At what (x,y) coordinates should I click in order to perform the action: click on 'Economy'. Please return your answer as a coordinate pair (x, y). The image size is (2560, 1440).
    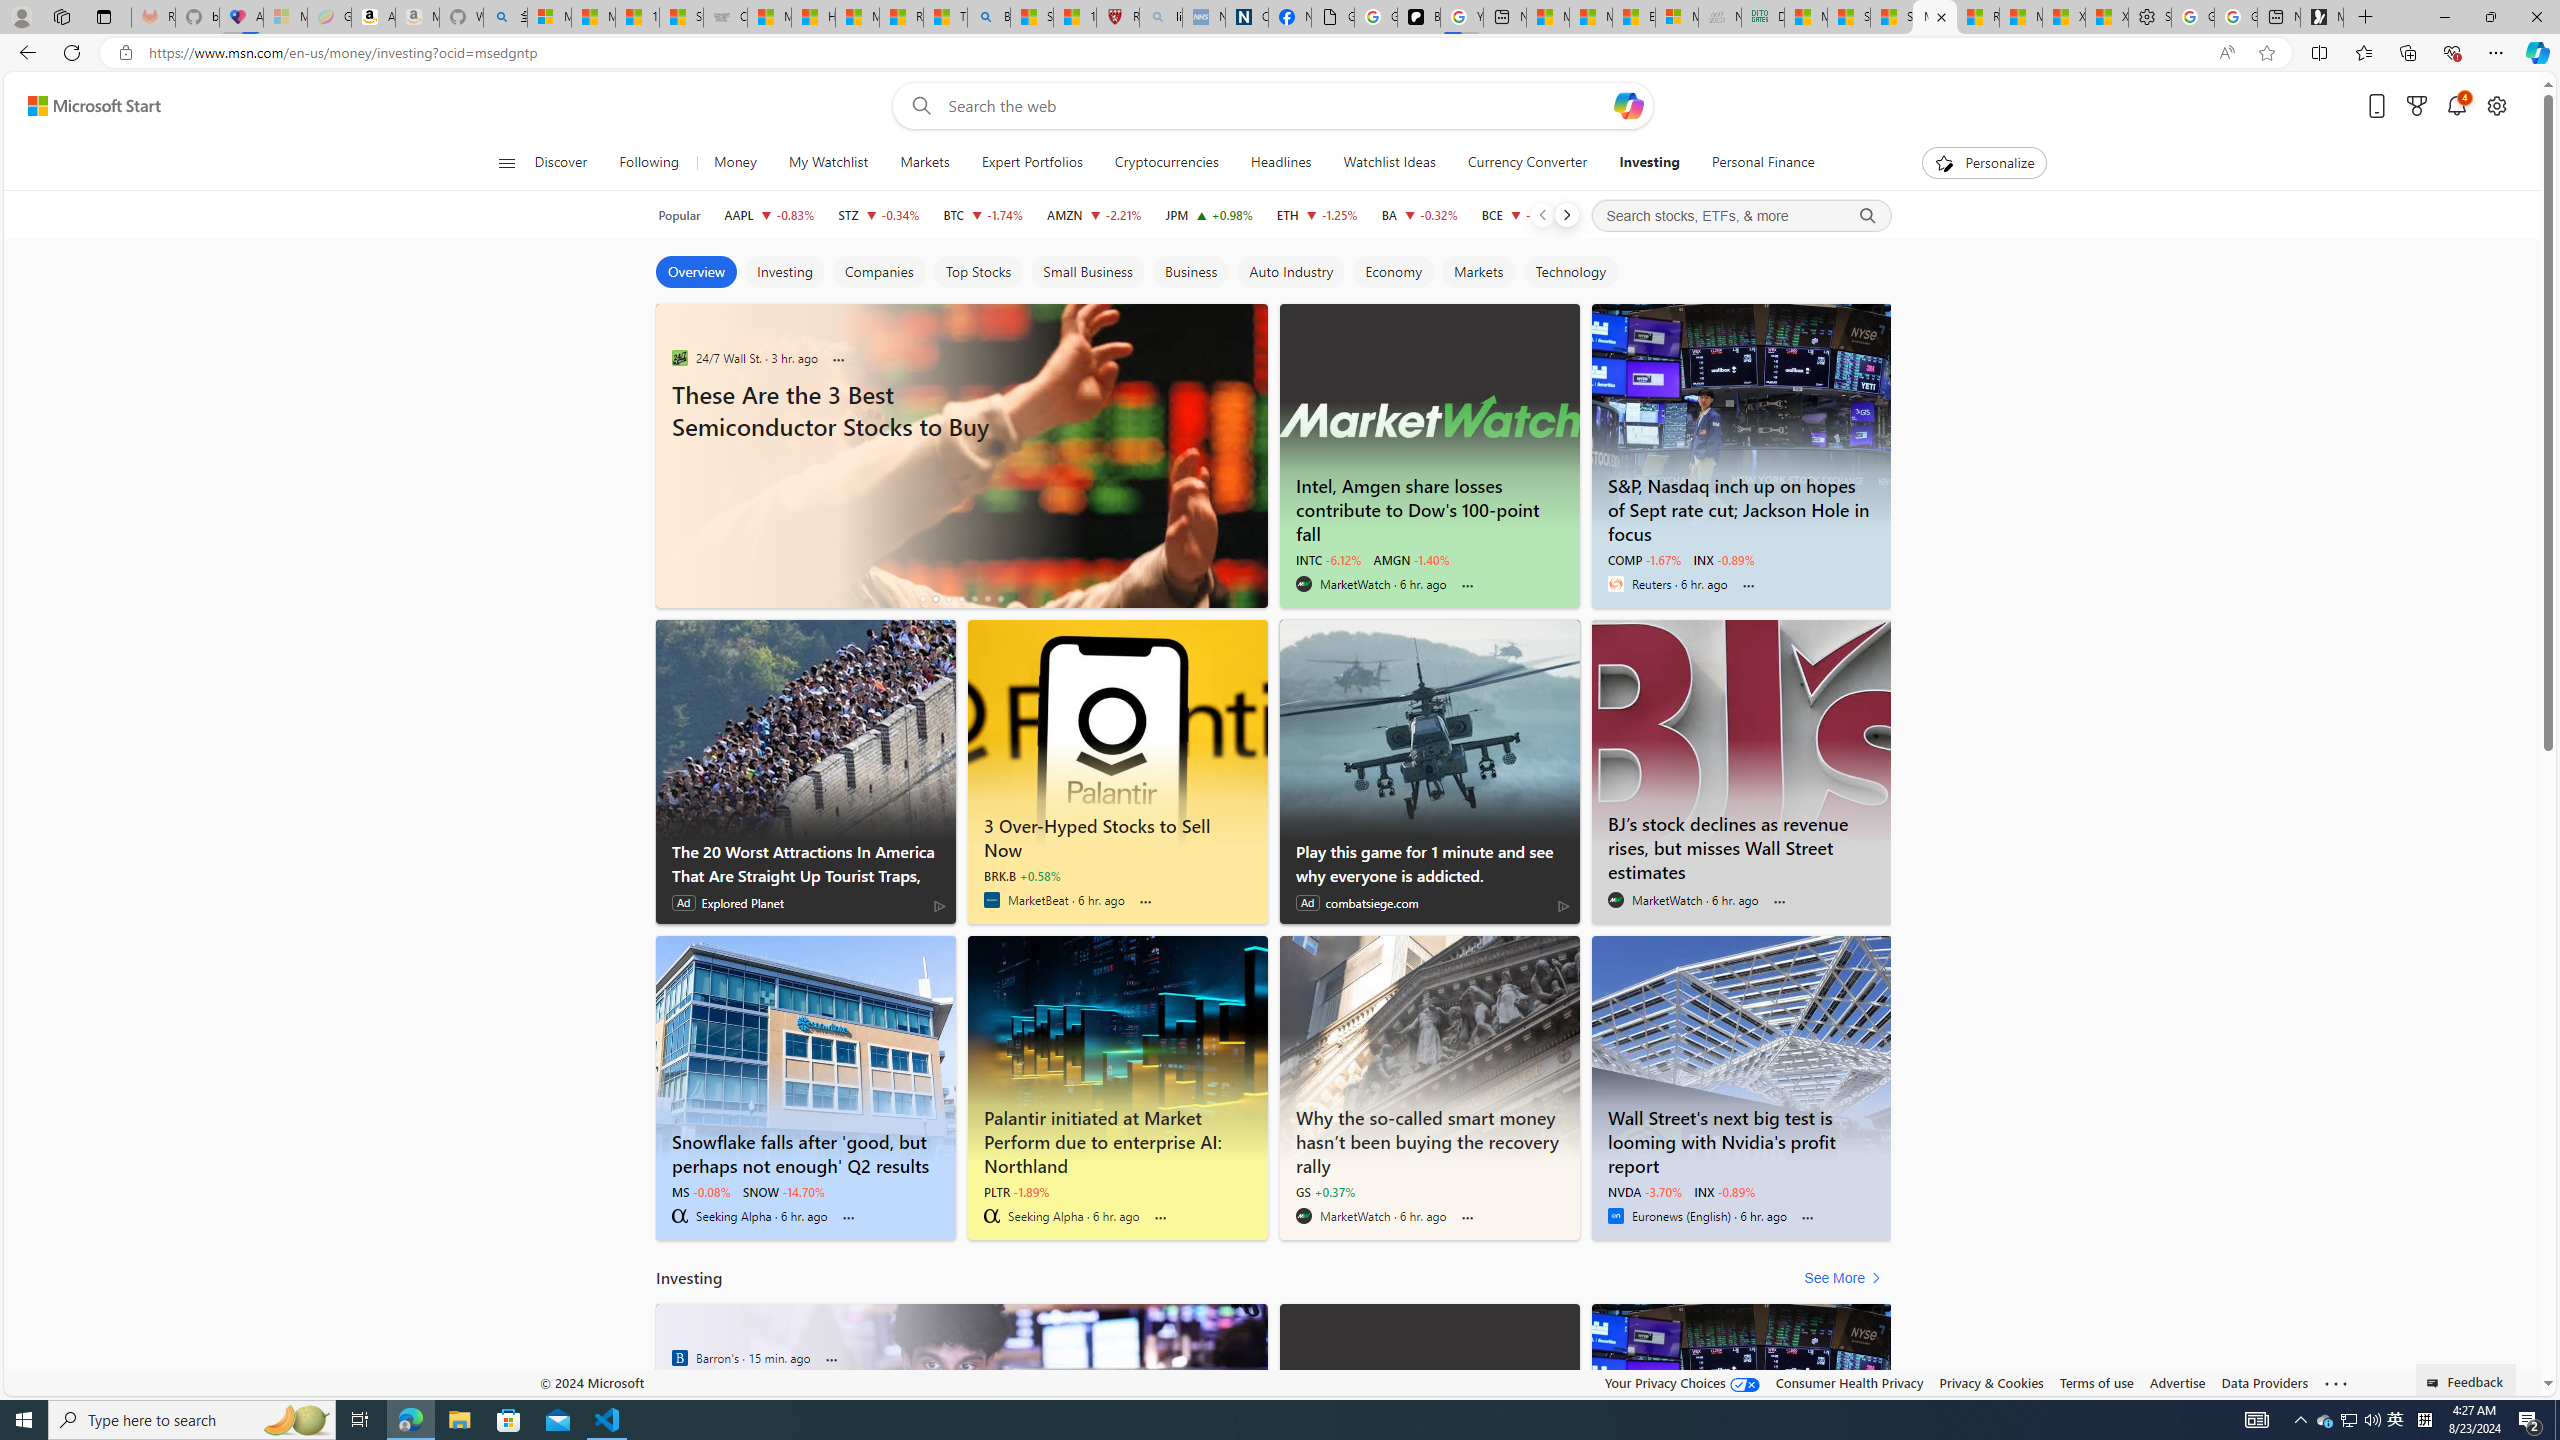
    Looking at the image, I should click on (1391, 271).